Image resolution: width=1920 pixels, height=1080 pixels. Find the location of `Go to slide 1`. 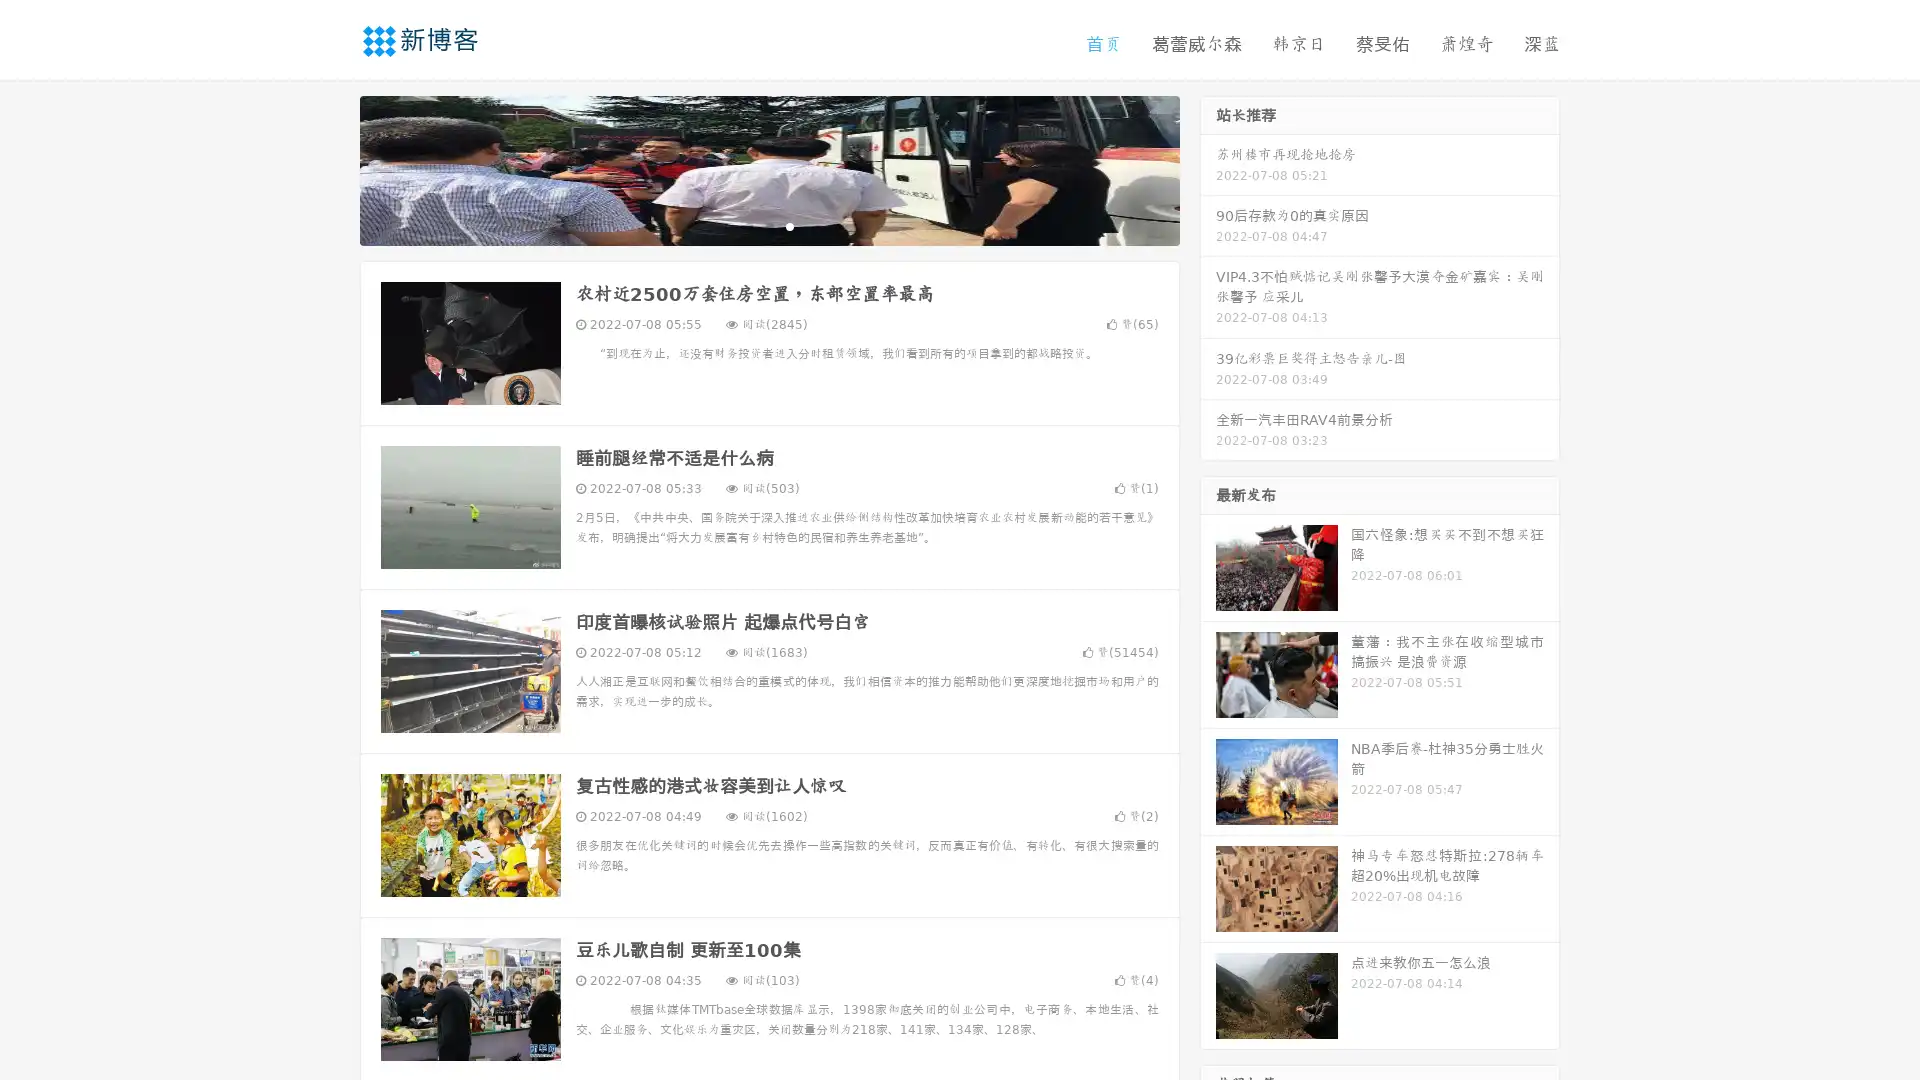

Go to slide 1 is located at coordinates (748, 225).